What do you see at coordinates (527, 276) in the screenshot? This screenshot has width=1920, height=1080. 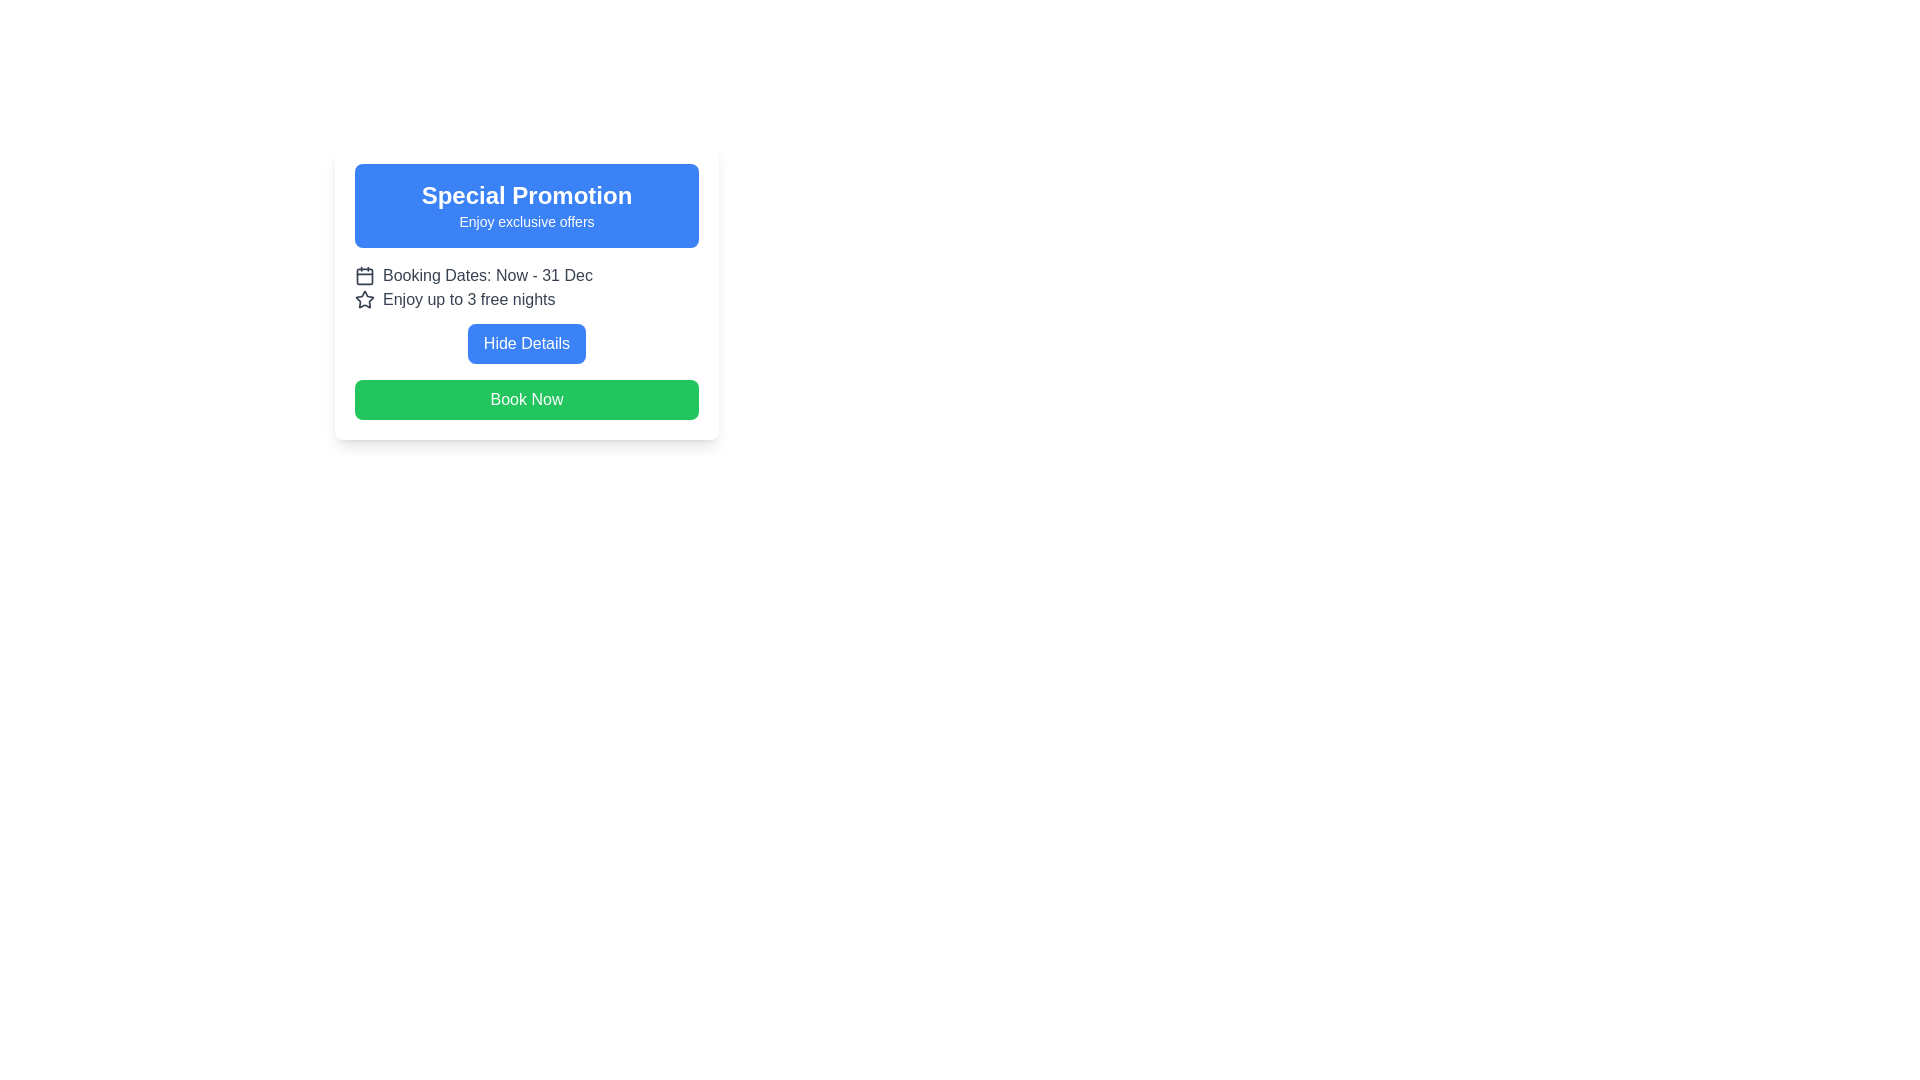 I see `the Text Display with Icon that reads 'Booking Dates: Now - 31 Dec', located below the heading 'Special Promotion'` at bounding box center [527, 276].